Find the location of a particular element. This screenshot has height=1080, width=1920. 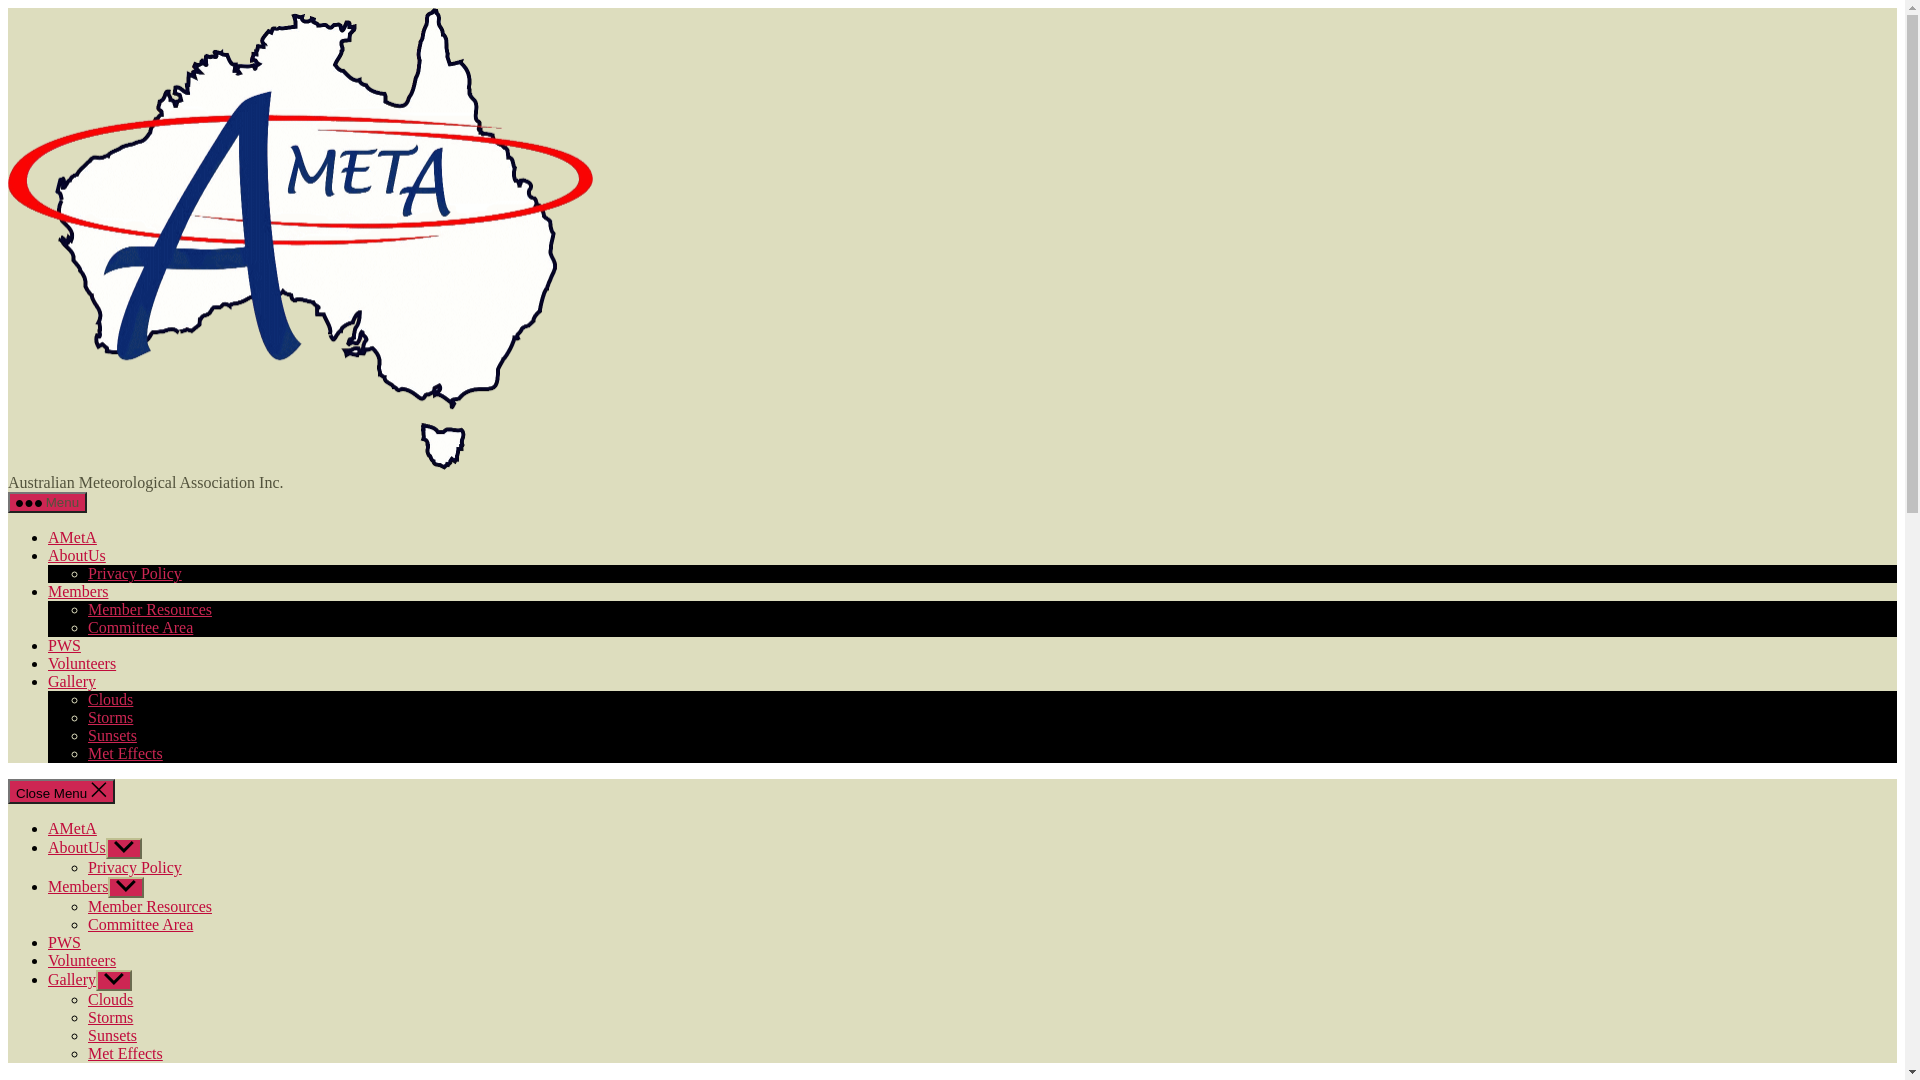

'Menu' is located at coordinates (47, 501).